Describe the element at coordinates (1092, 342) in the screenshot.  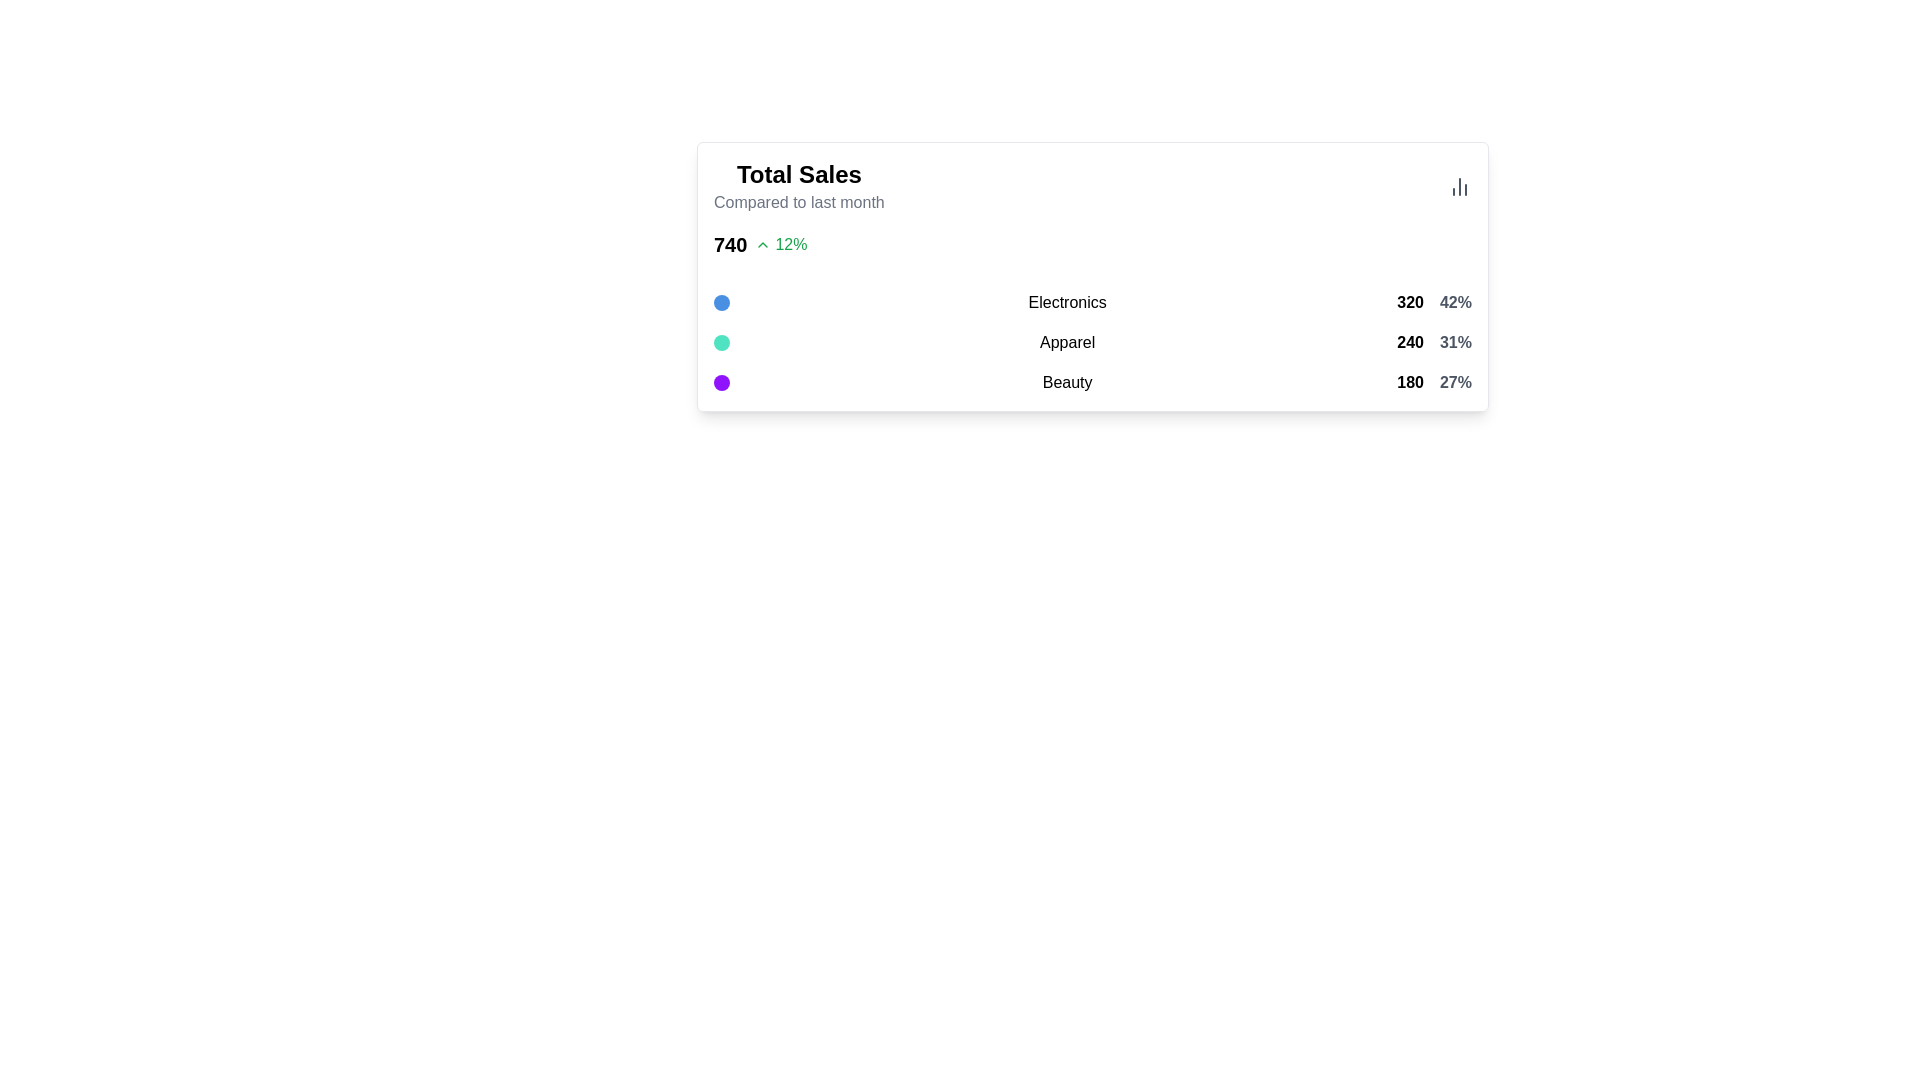
I see `the displayed data in the textual data display with graphical cues located below the 'Total Sales' header` at that location.